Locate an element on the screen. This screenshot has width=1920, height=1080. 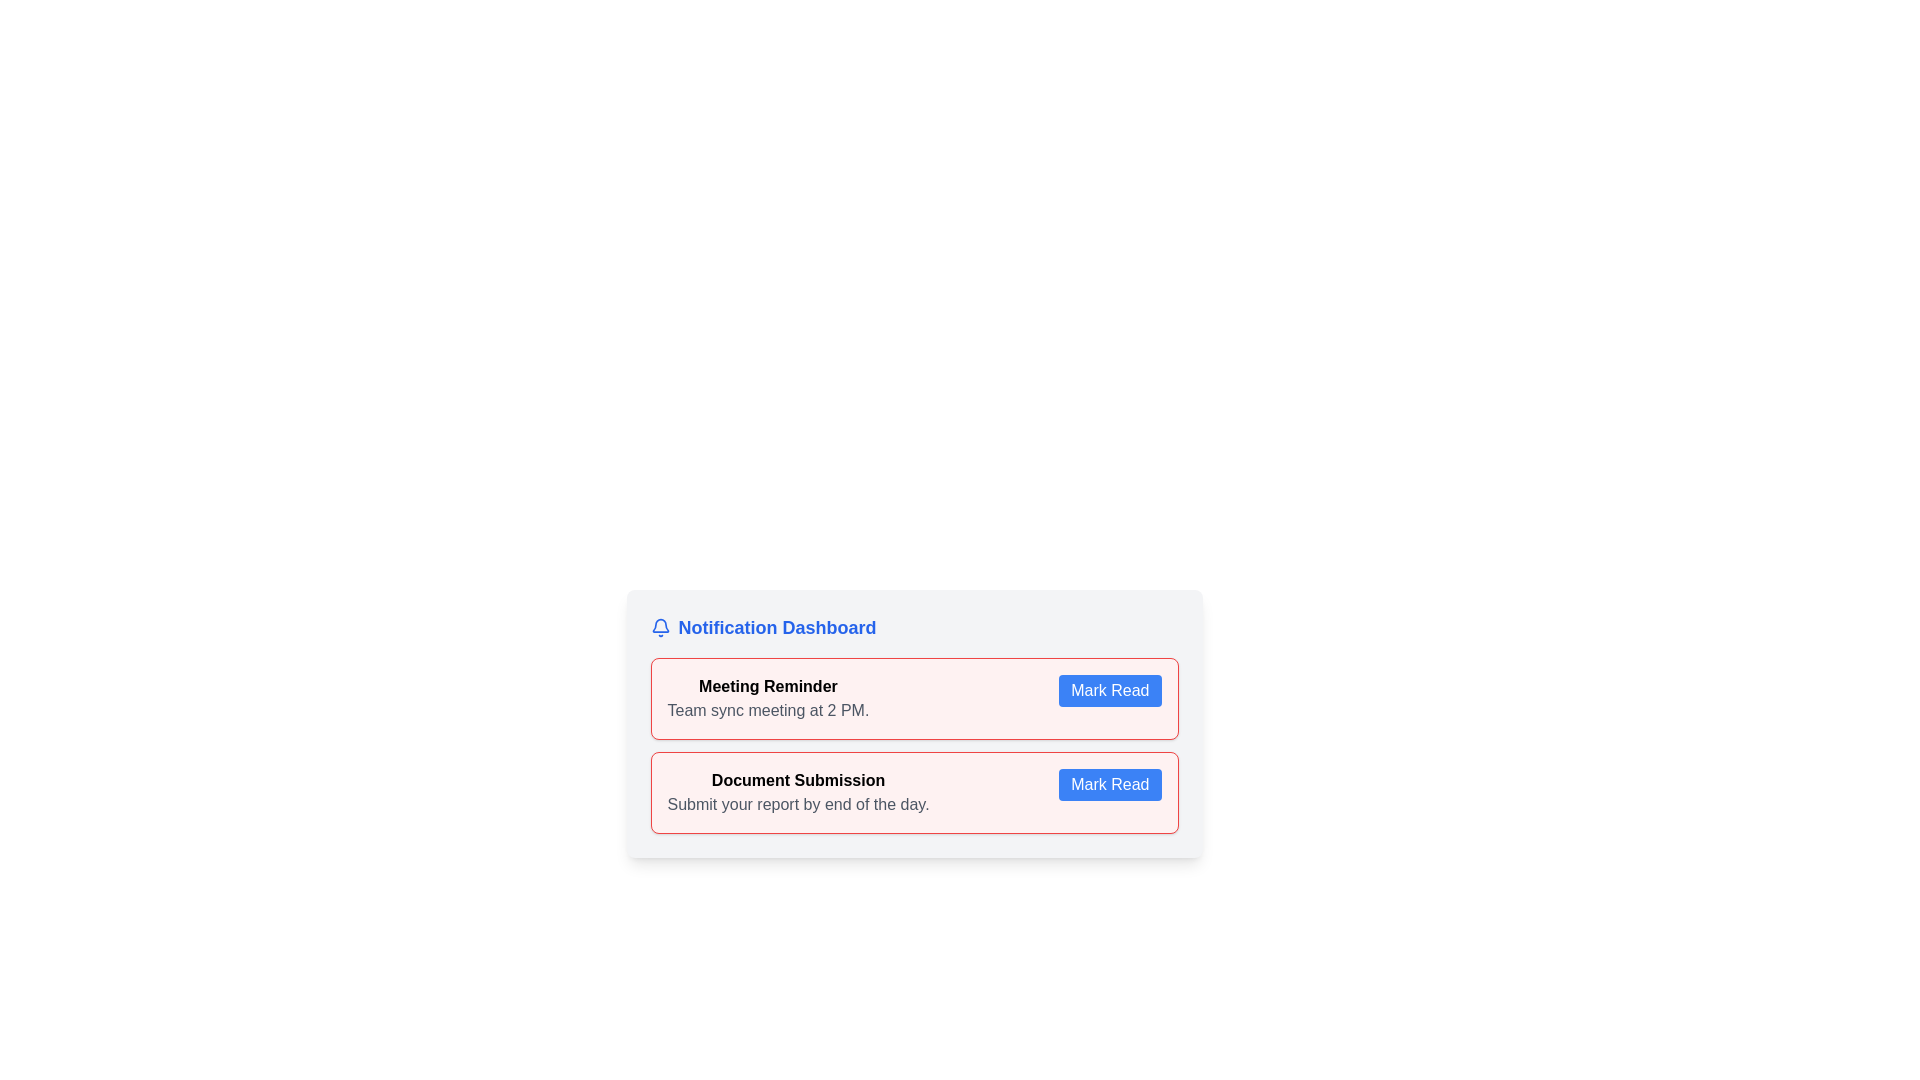
the text display area that provides the title and description for the document submission notification, located centrally within the notification block below the 'Meeting Reminder.' is located at coordinates (797, 792).